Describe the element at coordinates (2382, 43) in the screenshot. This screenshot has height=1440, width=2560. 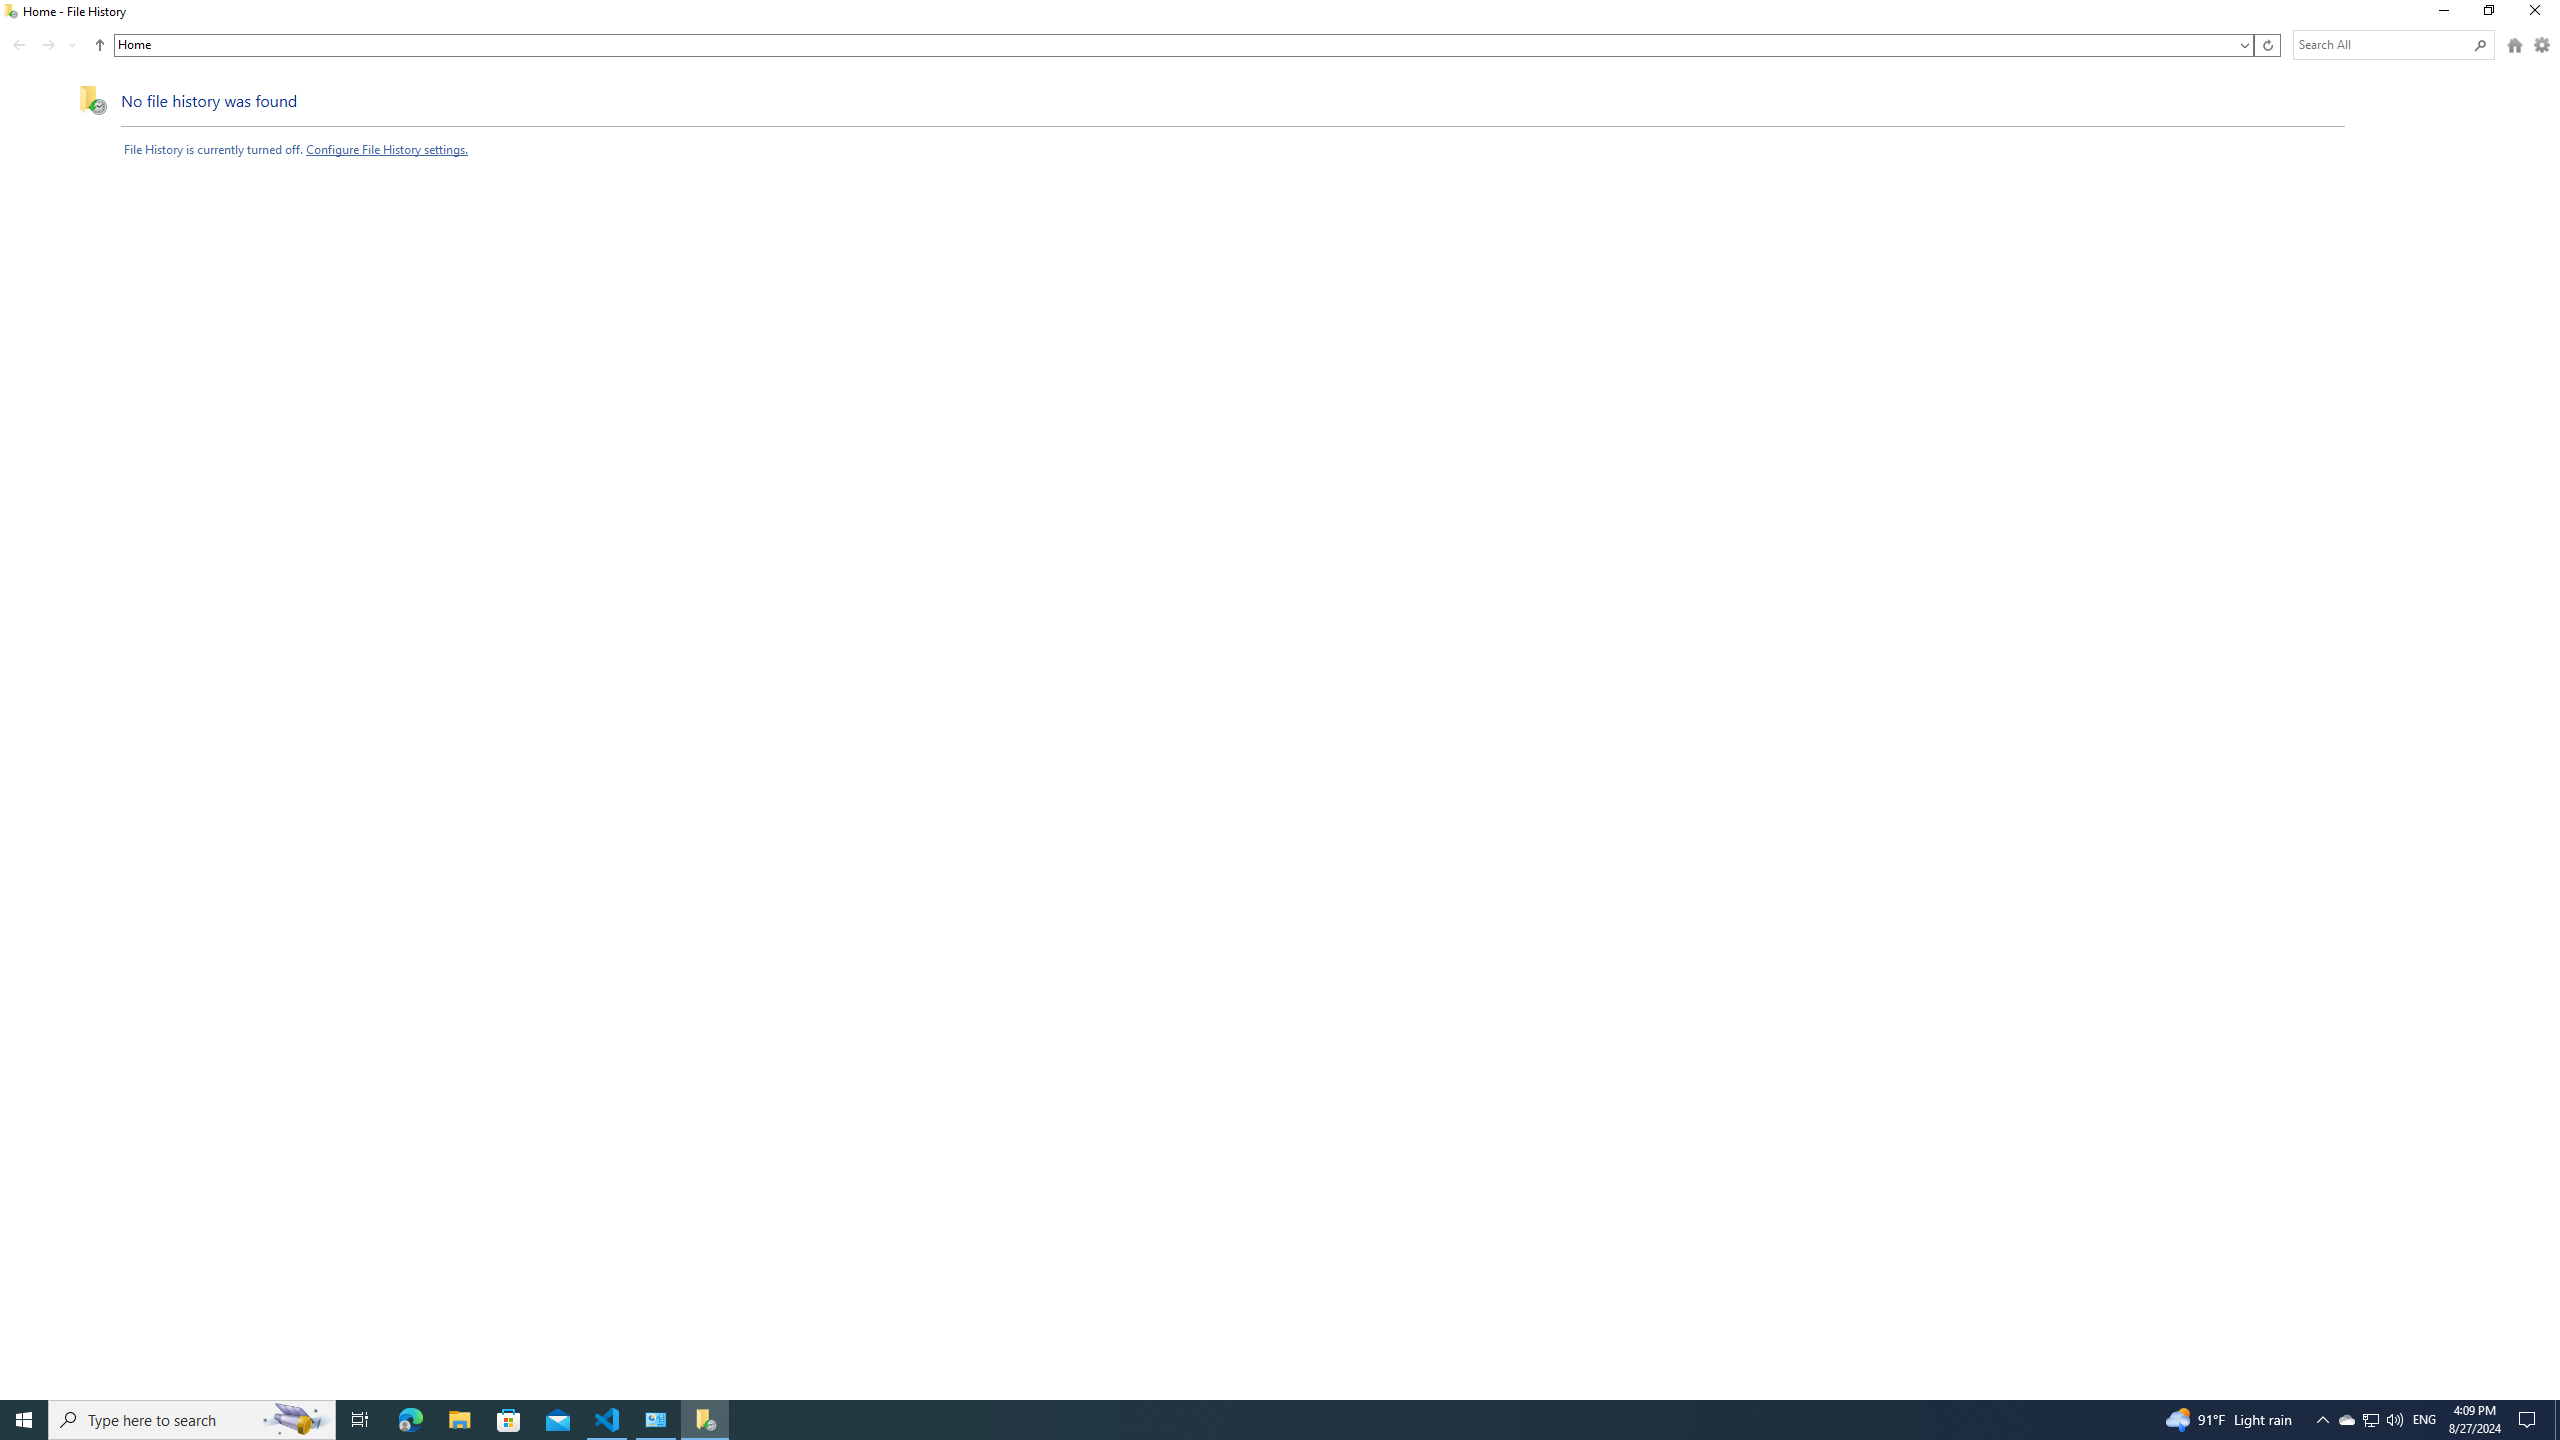
I see `'Search Box'` at that location.